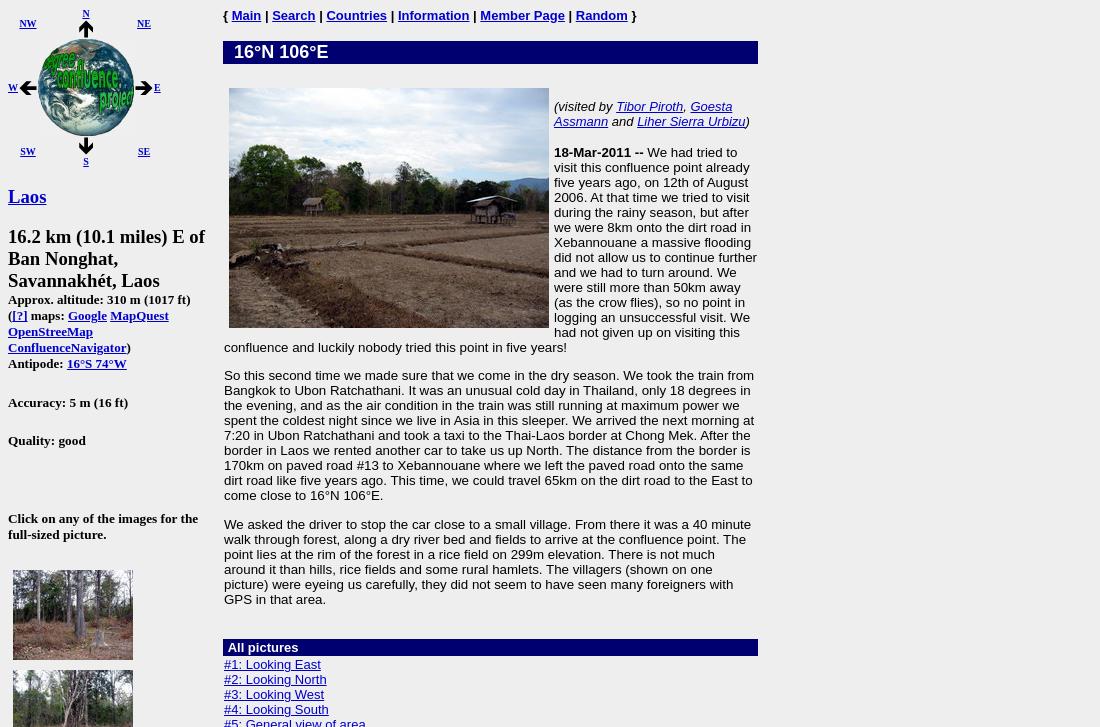  Describe the element at coordinates (583, 106) in the screenshot. I see `'(visited by'` at that location.